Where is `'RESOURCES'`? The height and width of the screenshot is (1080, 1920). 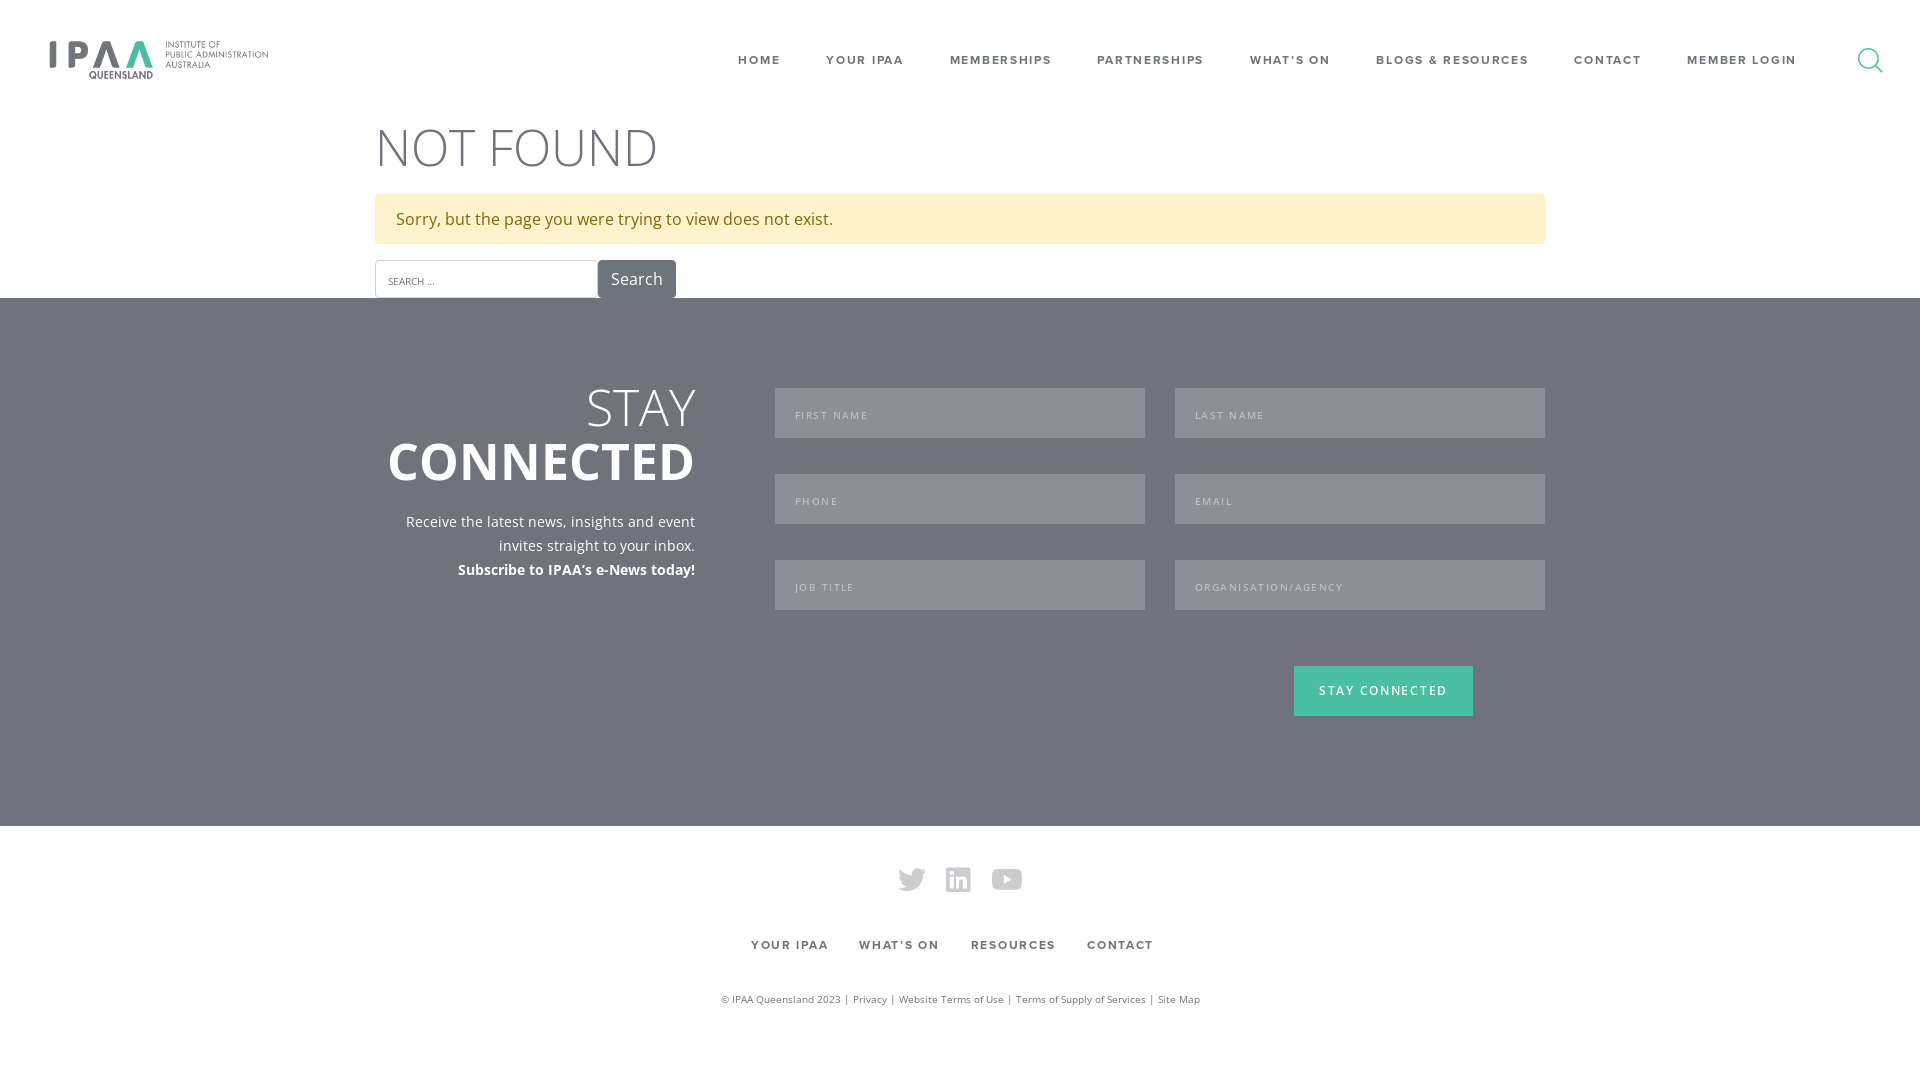 'RESOURCES' is located at coordinates (1013, 945).